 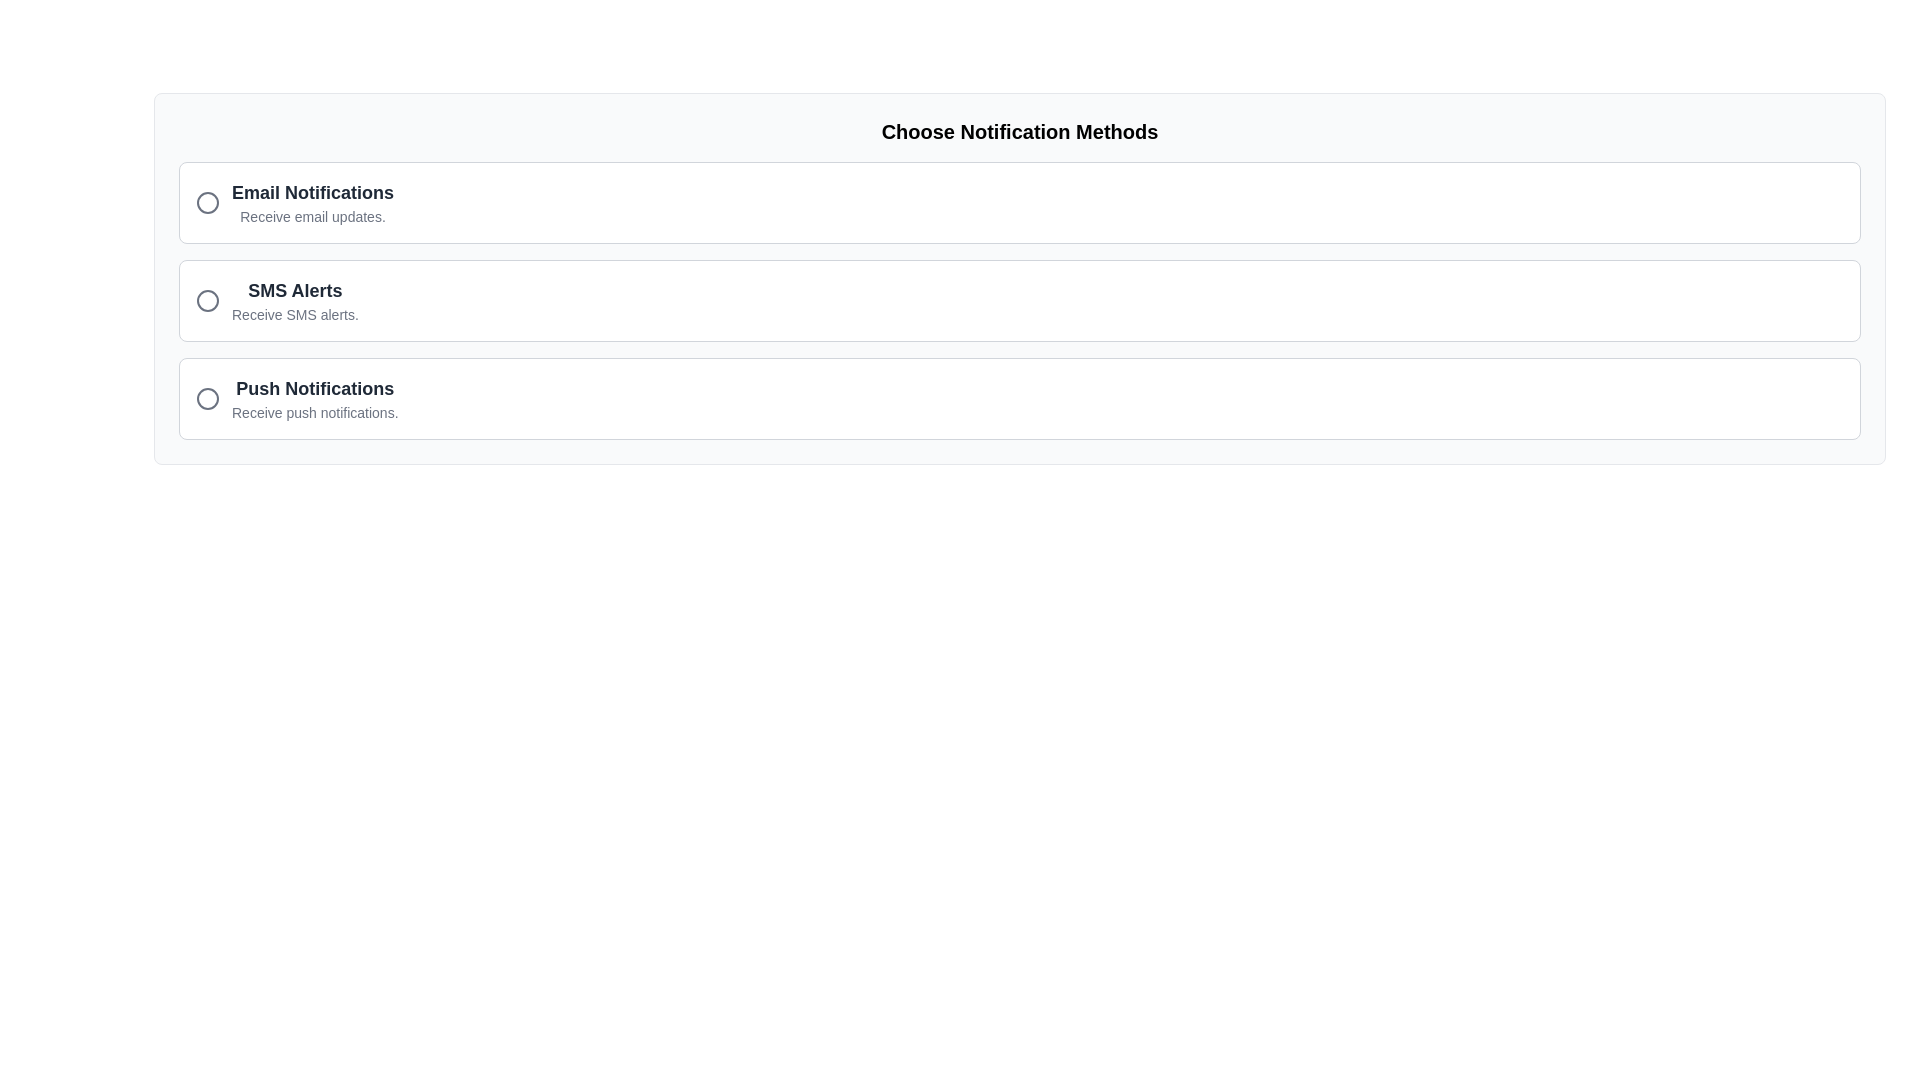 What do you see at coordinates (314, 389) in the screenshot?
I see `title of the notification option indicated by the text label positioned at the bottom of the list beneath the 'SMS Alerts' option` at bounding box center [314, 389].